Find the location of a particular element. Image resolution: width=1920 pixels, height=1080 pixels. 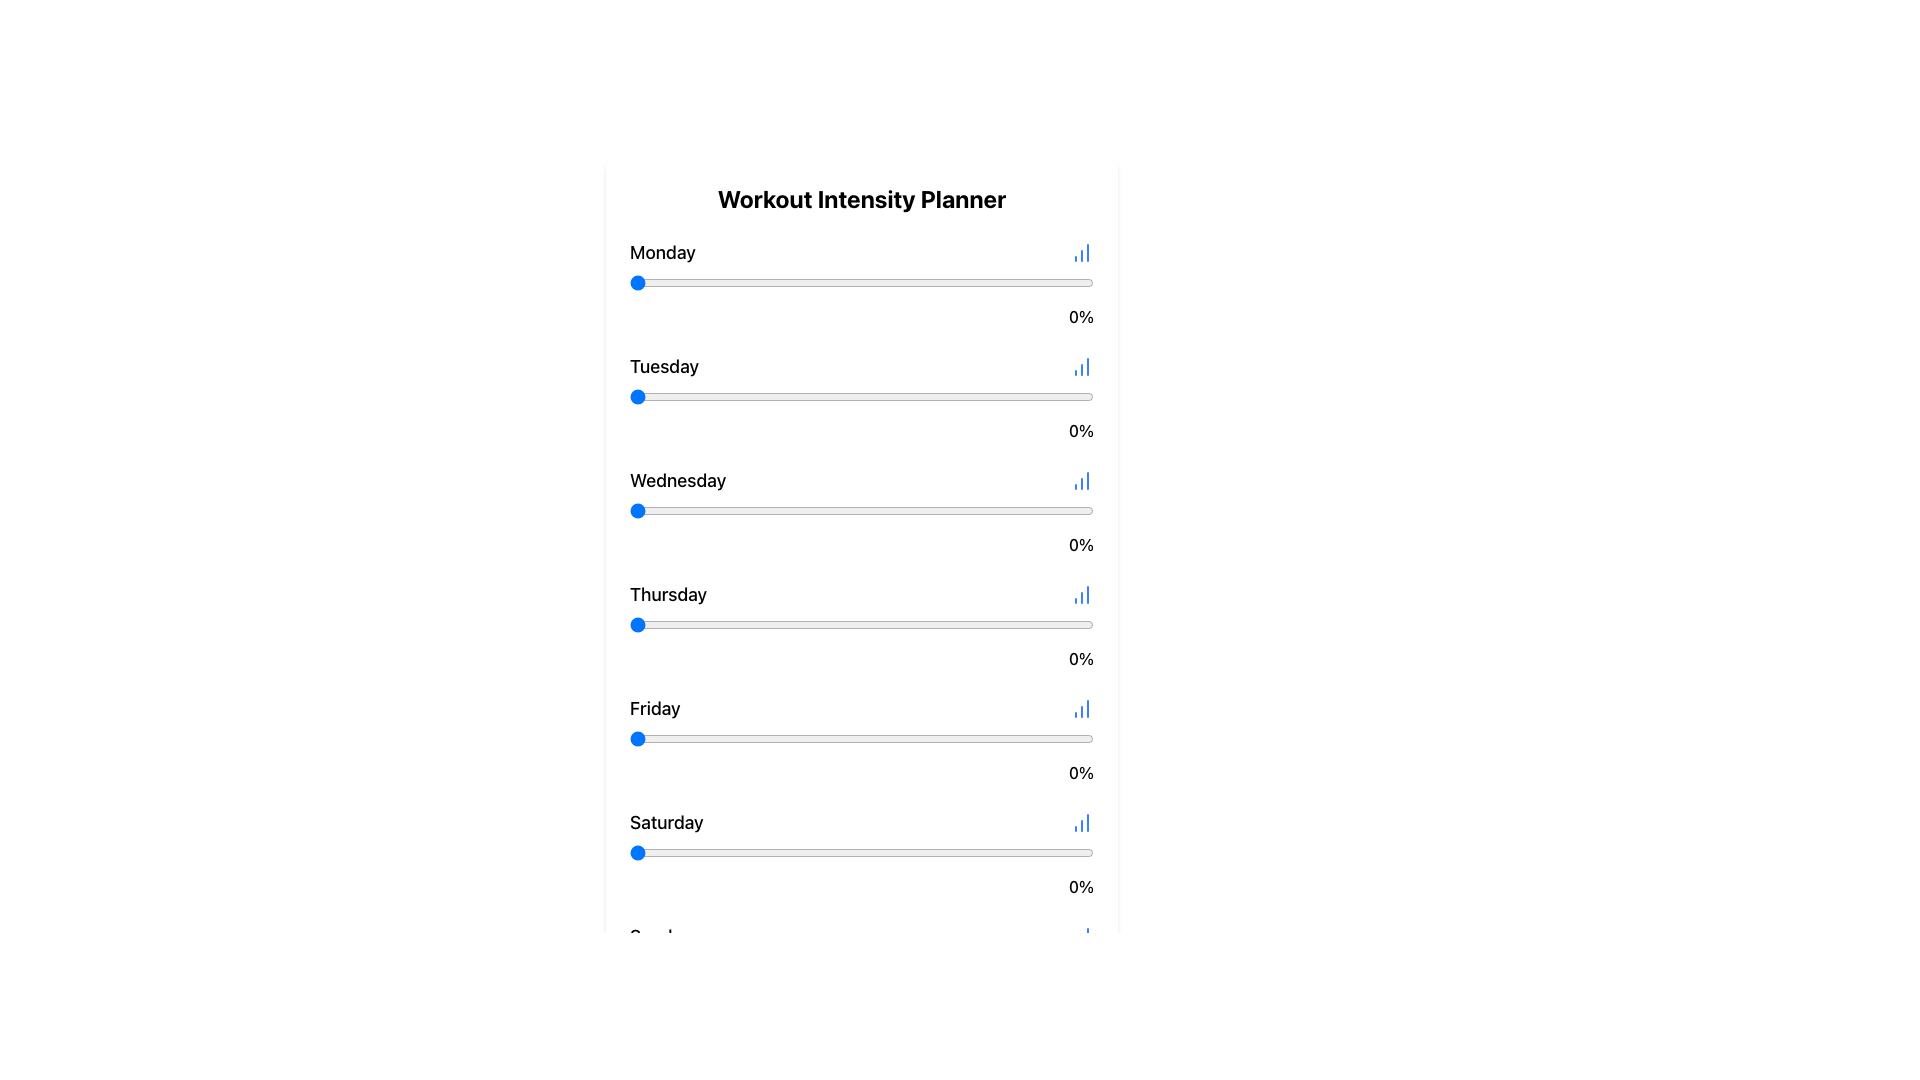

the intensity for Tuesday is located at coordinates (982, 397).